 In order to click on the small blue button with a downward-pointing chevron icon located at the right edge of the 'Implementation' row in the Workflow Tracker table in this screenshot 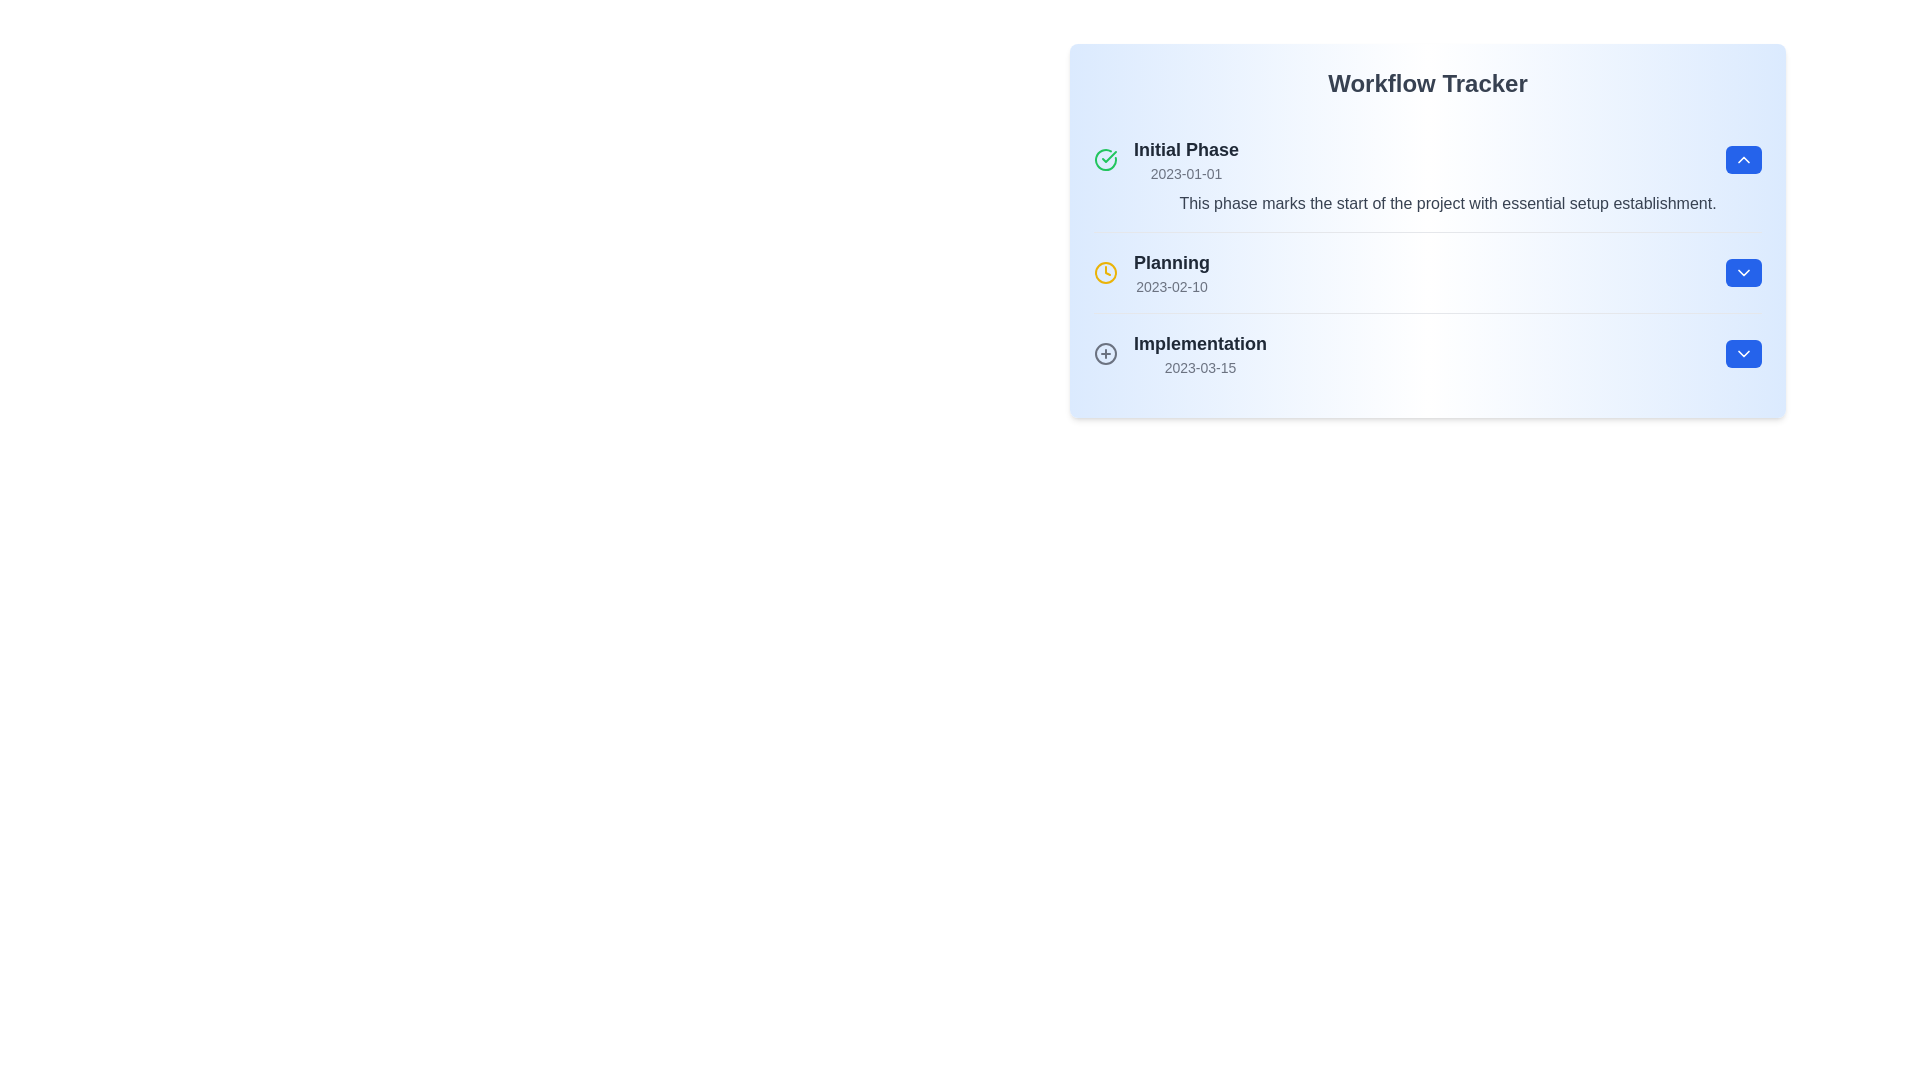, I will do `click(1742, 353)`.